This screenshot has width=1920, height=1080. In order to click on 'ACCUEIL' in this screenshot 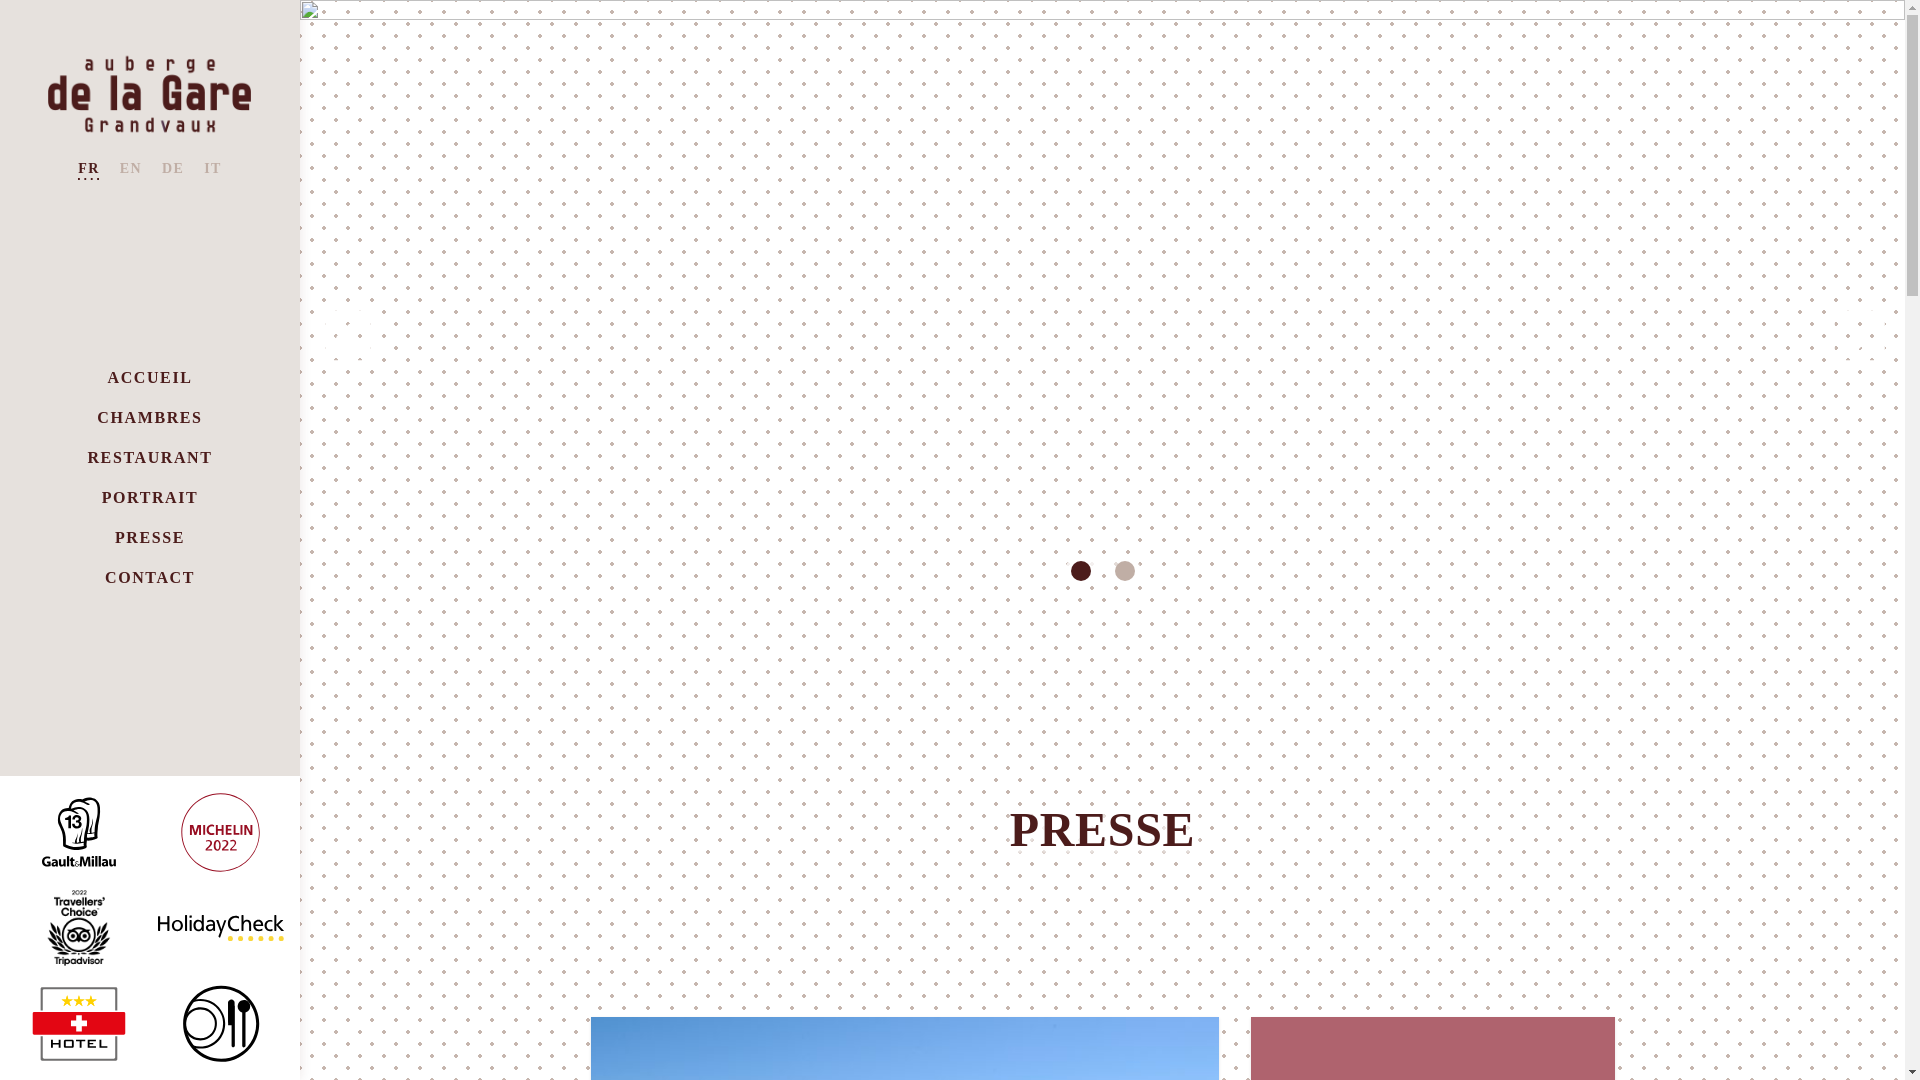, I will do `click(149, 378)`.